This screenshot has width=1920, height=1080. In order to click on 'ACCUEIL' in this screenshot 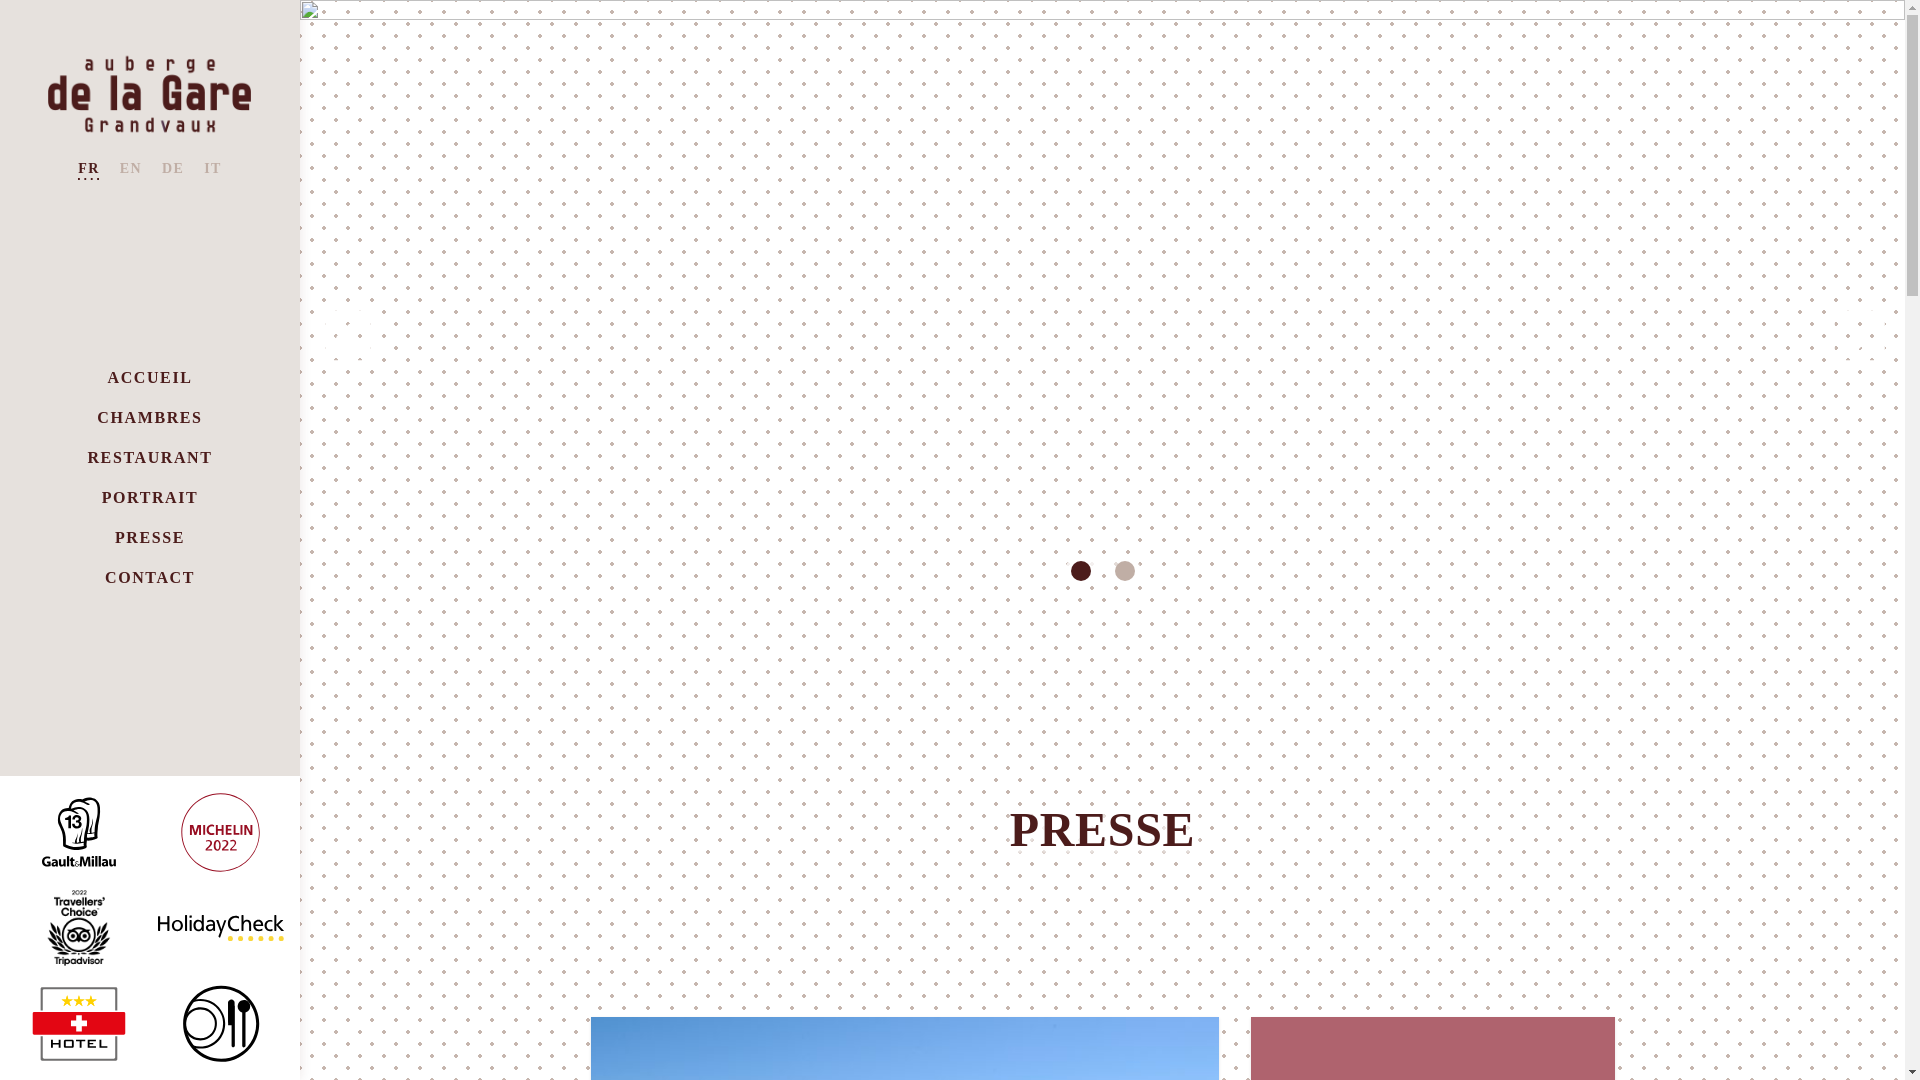, I will do `click(149, 378)`.